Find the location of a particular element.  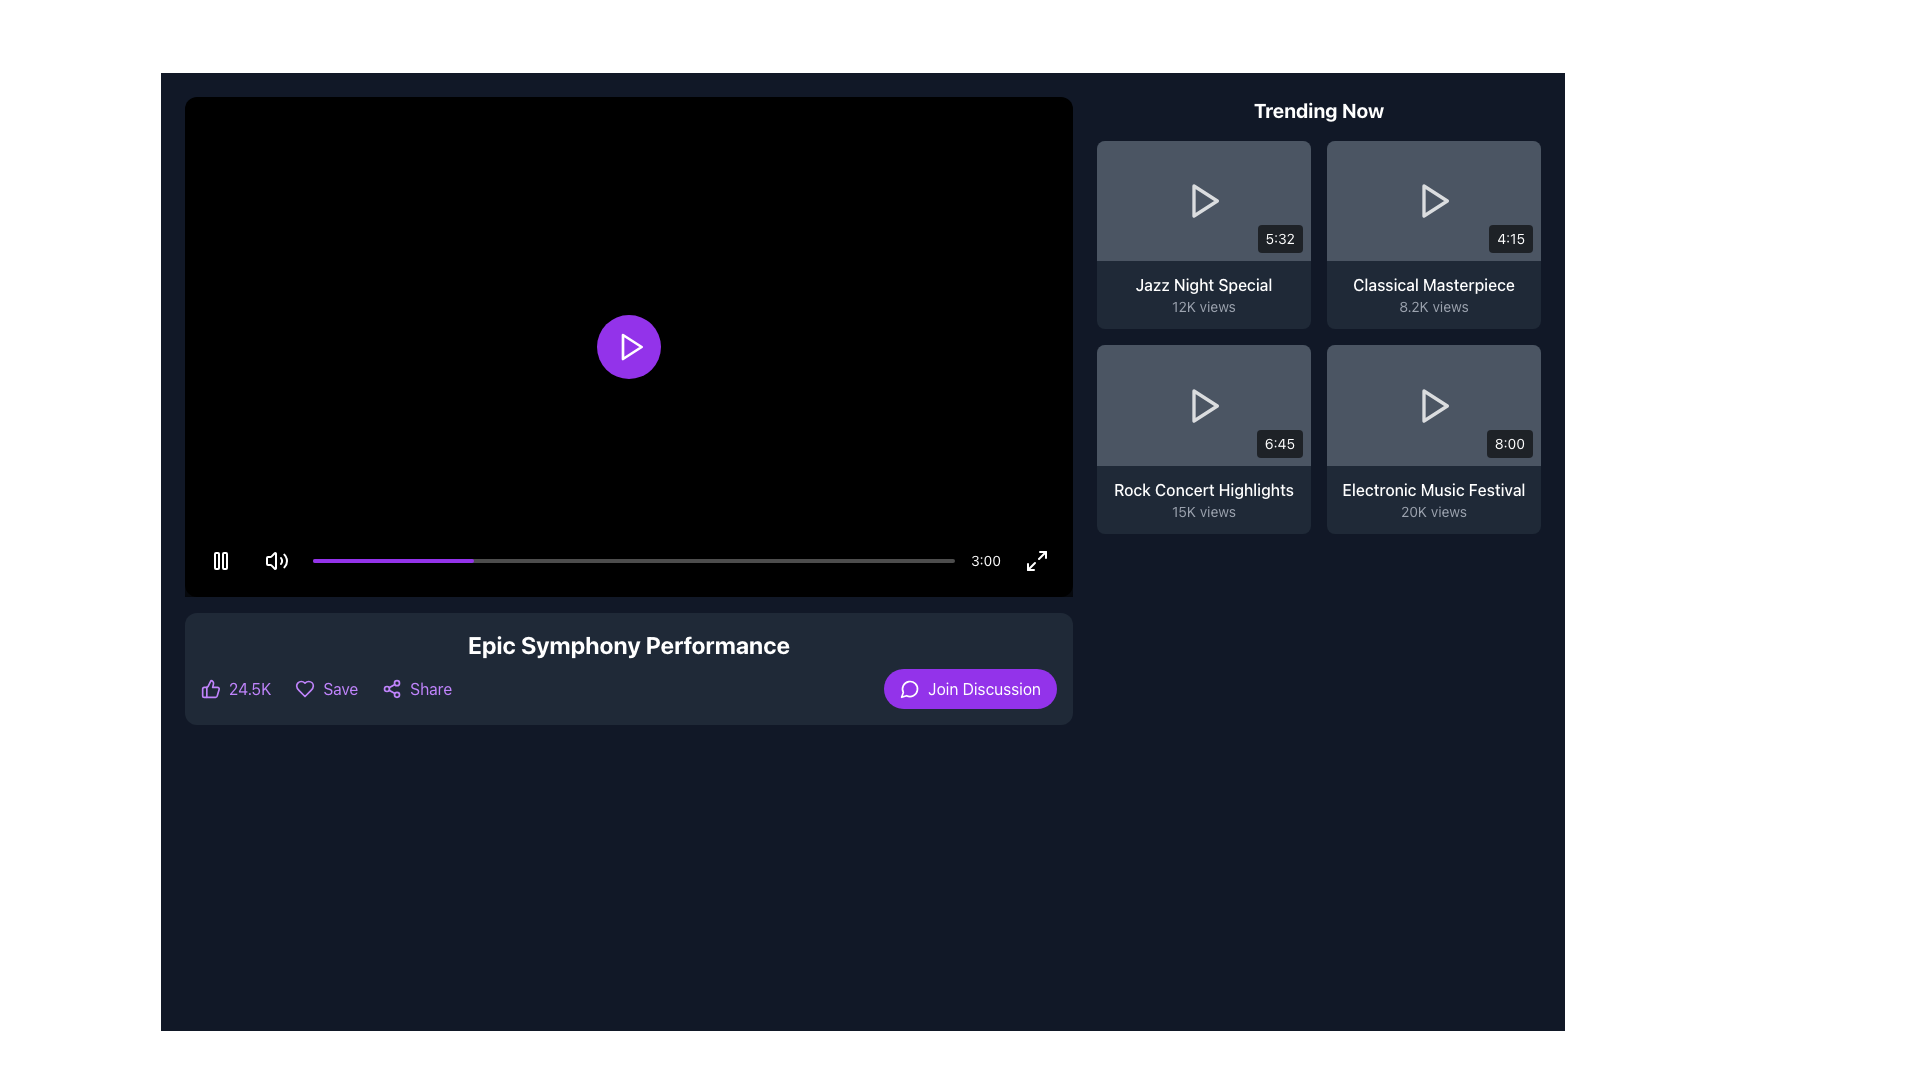

the central play button in the second item of the 2x2 grid of videos in the 'Trending Now' section is located at coordinates (1433, 200).